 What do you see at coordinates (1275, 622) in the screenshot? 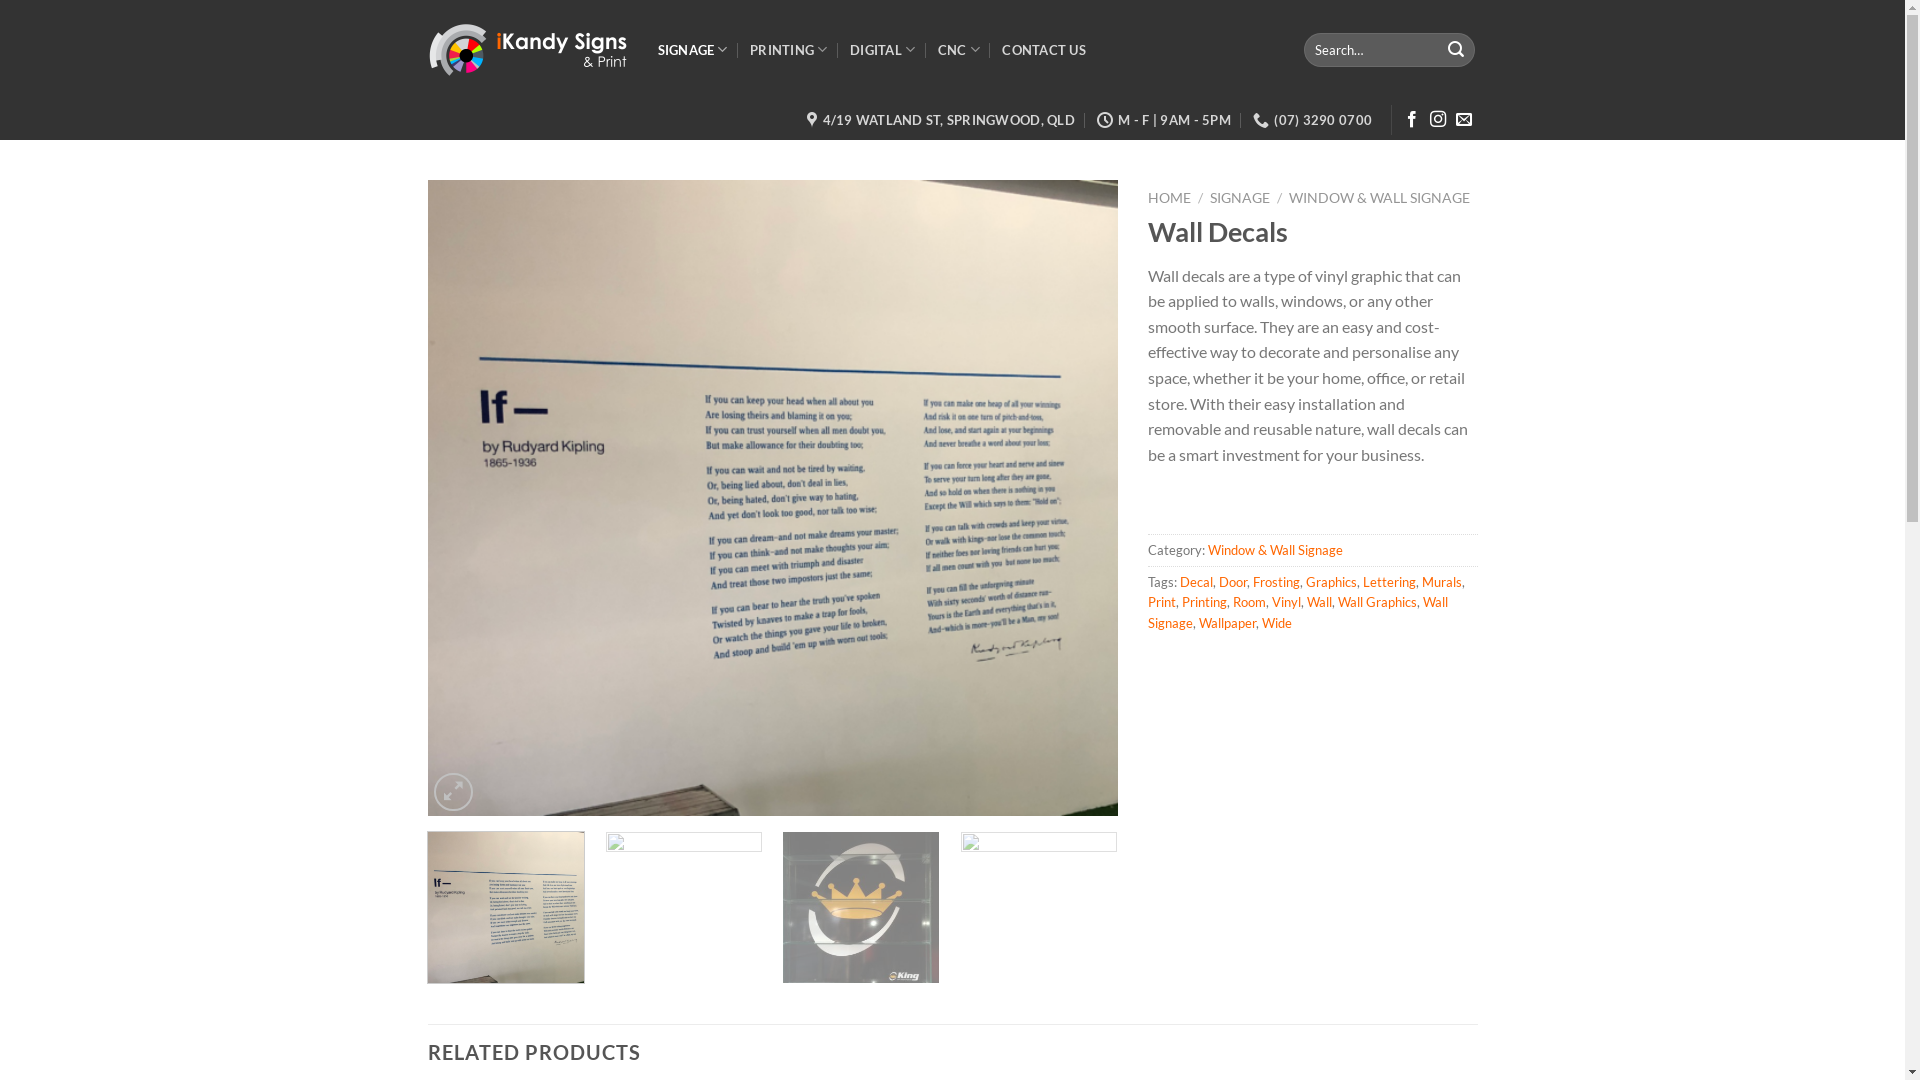
I see `'Wide'` at bounding box center [1275, 622].